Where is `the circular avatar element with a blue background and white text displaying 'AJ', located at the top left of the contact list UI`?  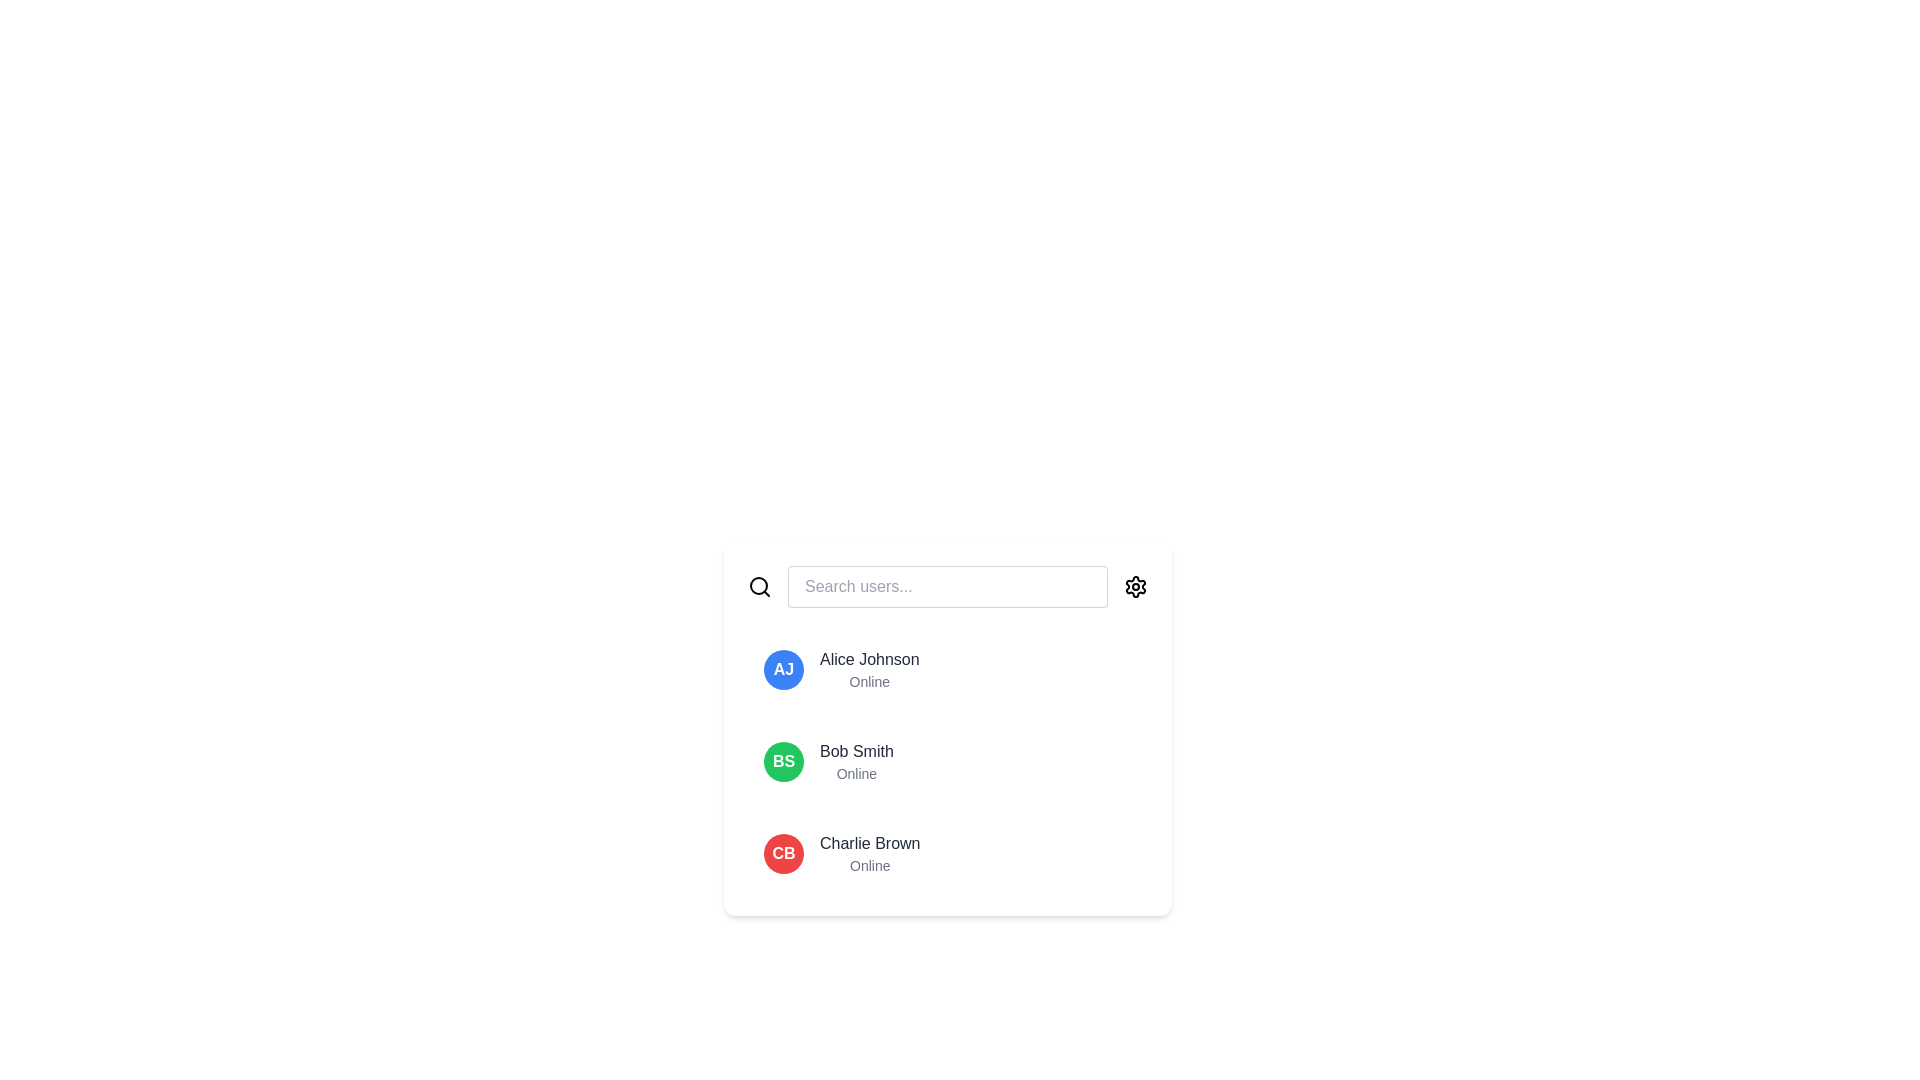
the circular avatar element with a blue background and white text displaying 'AJ', located at the top left of the contact list UI is located at coordinates (782, 670).